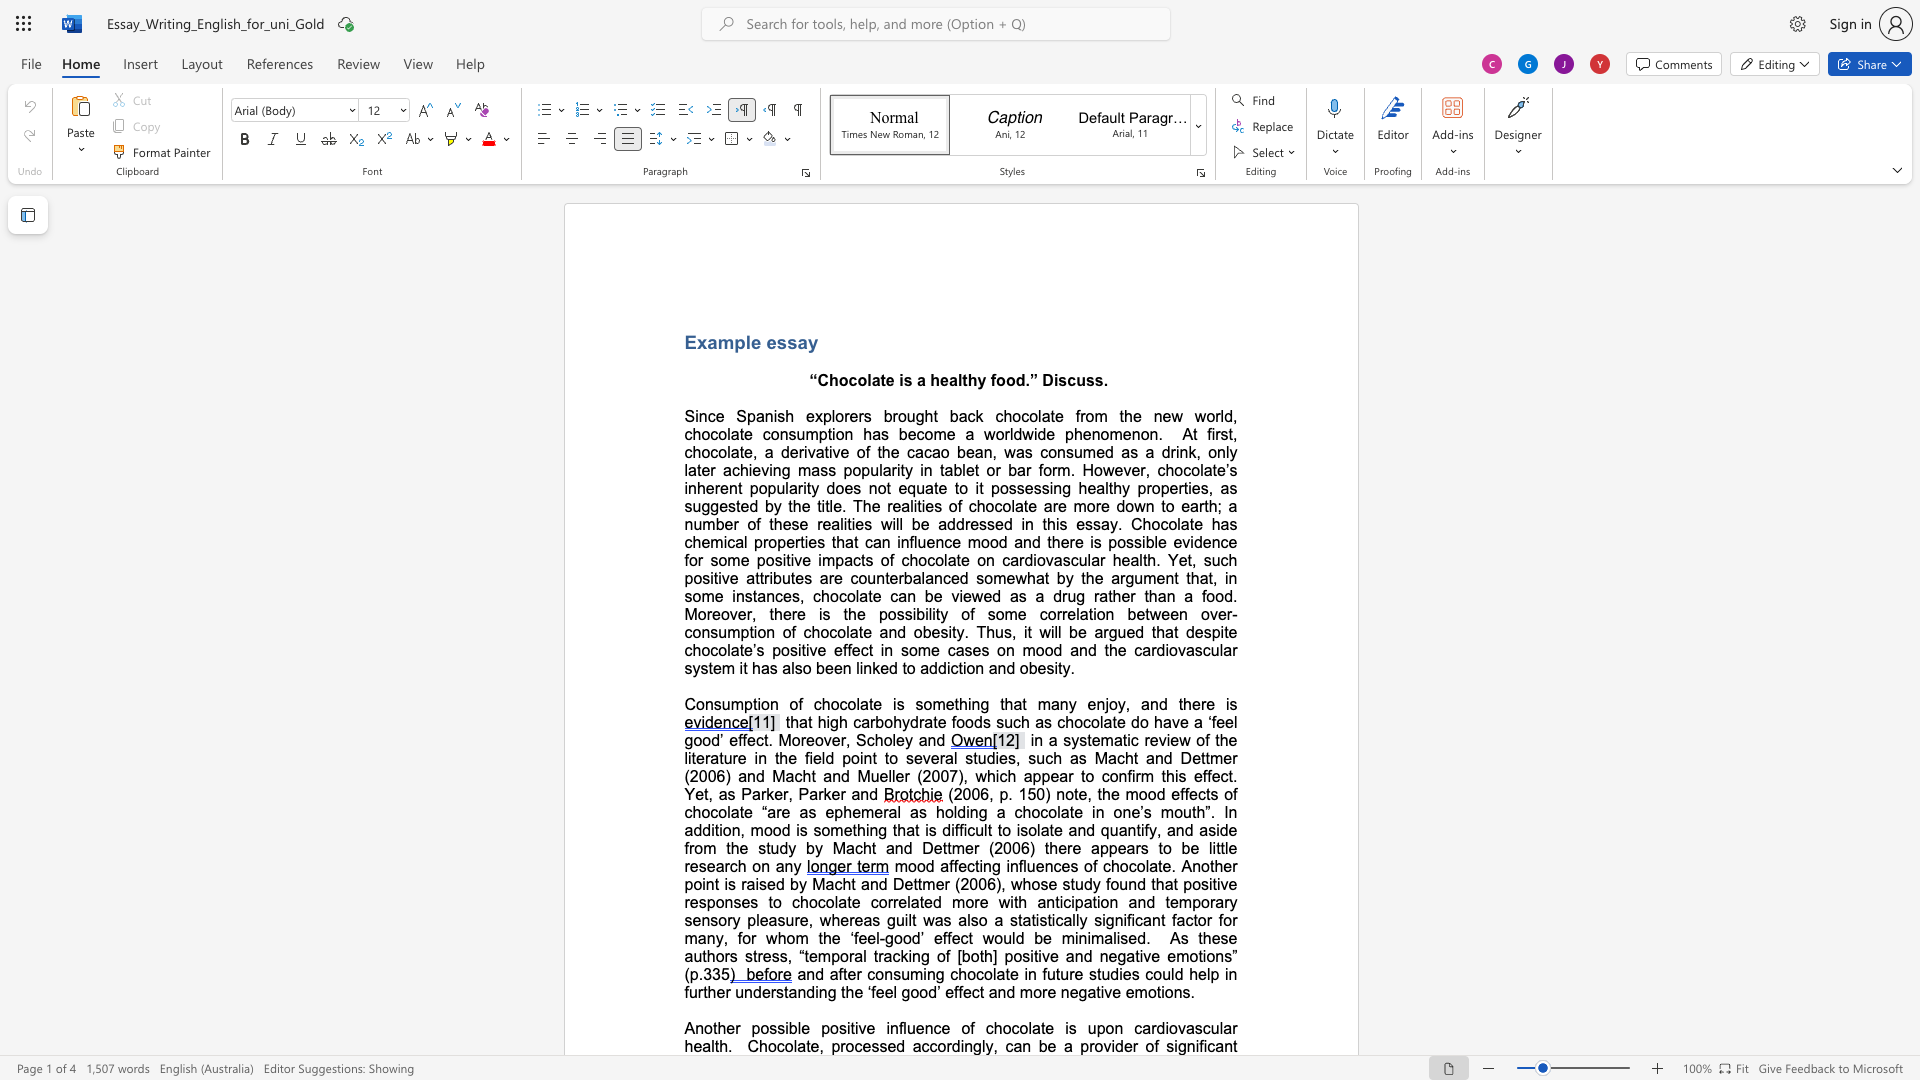 This screenshot has width=1920, height=1080. Describe the element at coordinates (739, 595) in the screenshot. I see `the 3th character "n" in the text` at that location.